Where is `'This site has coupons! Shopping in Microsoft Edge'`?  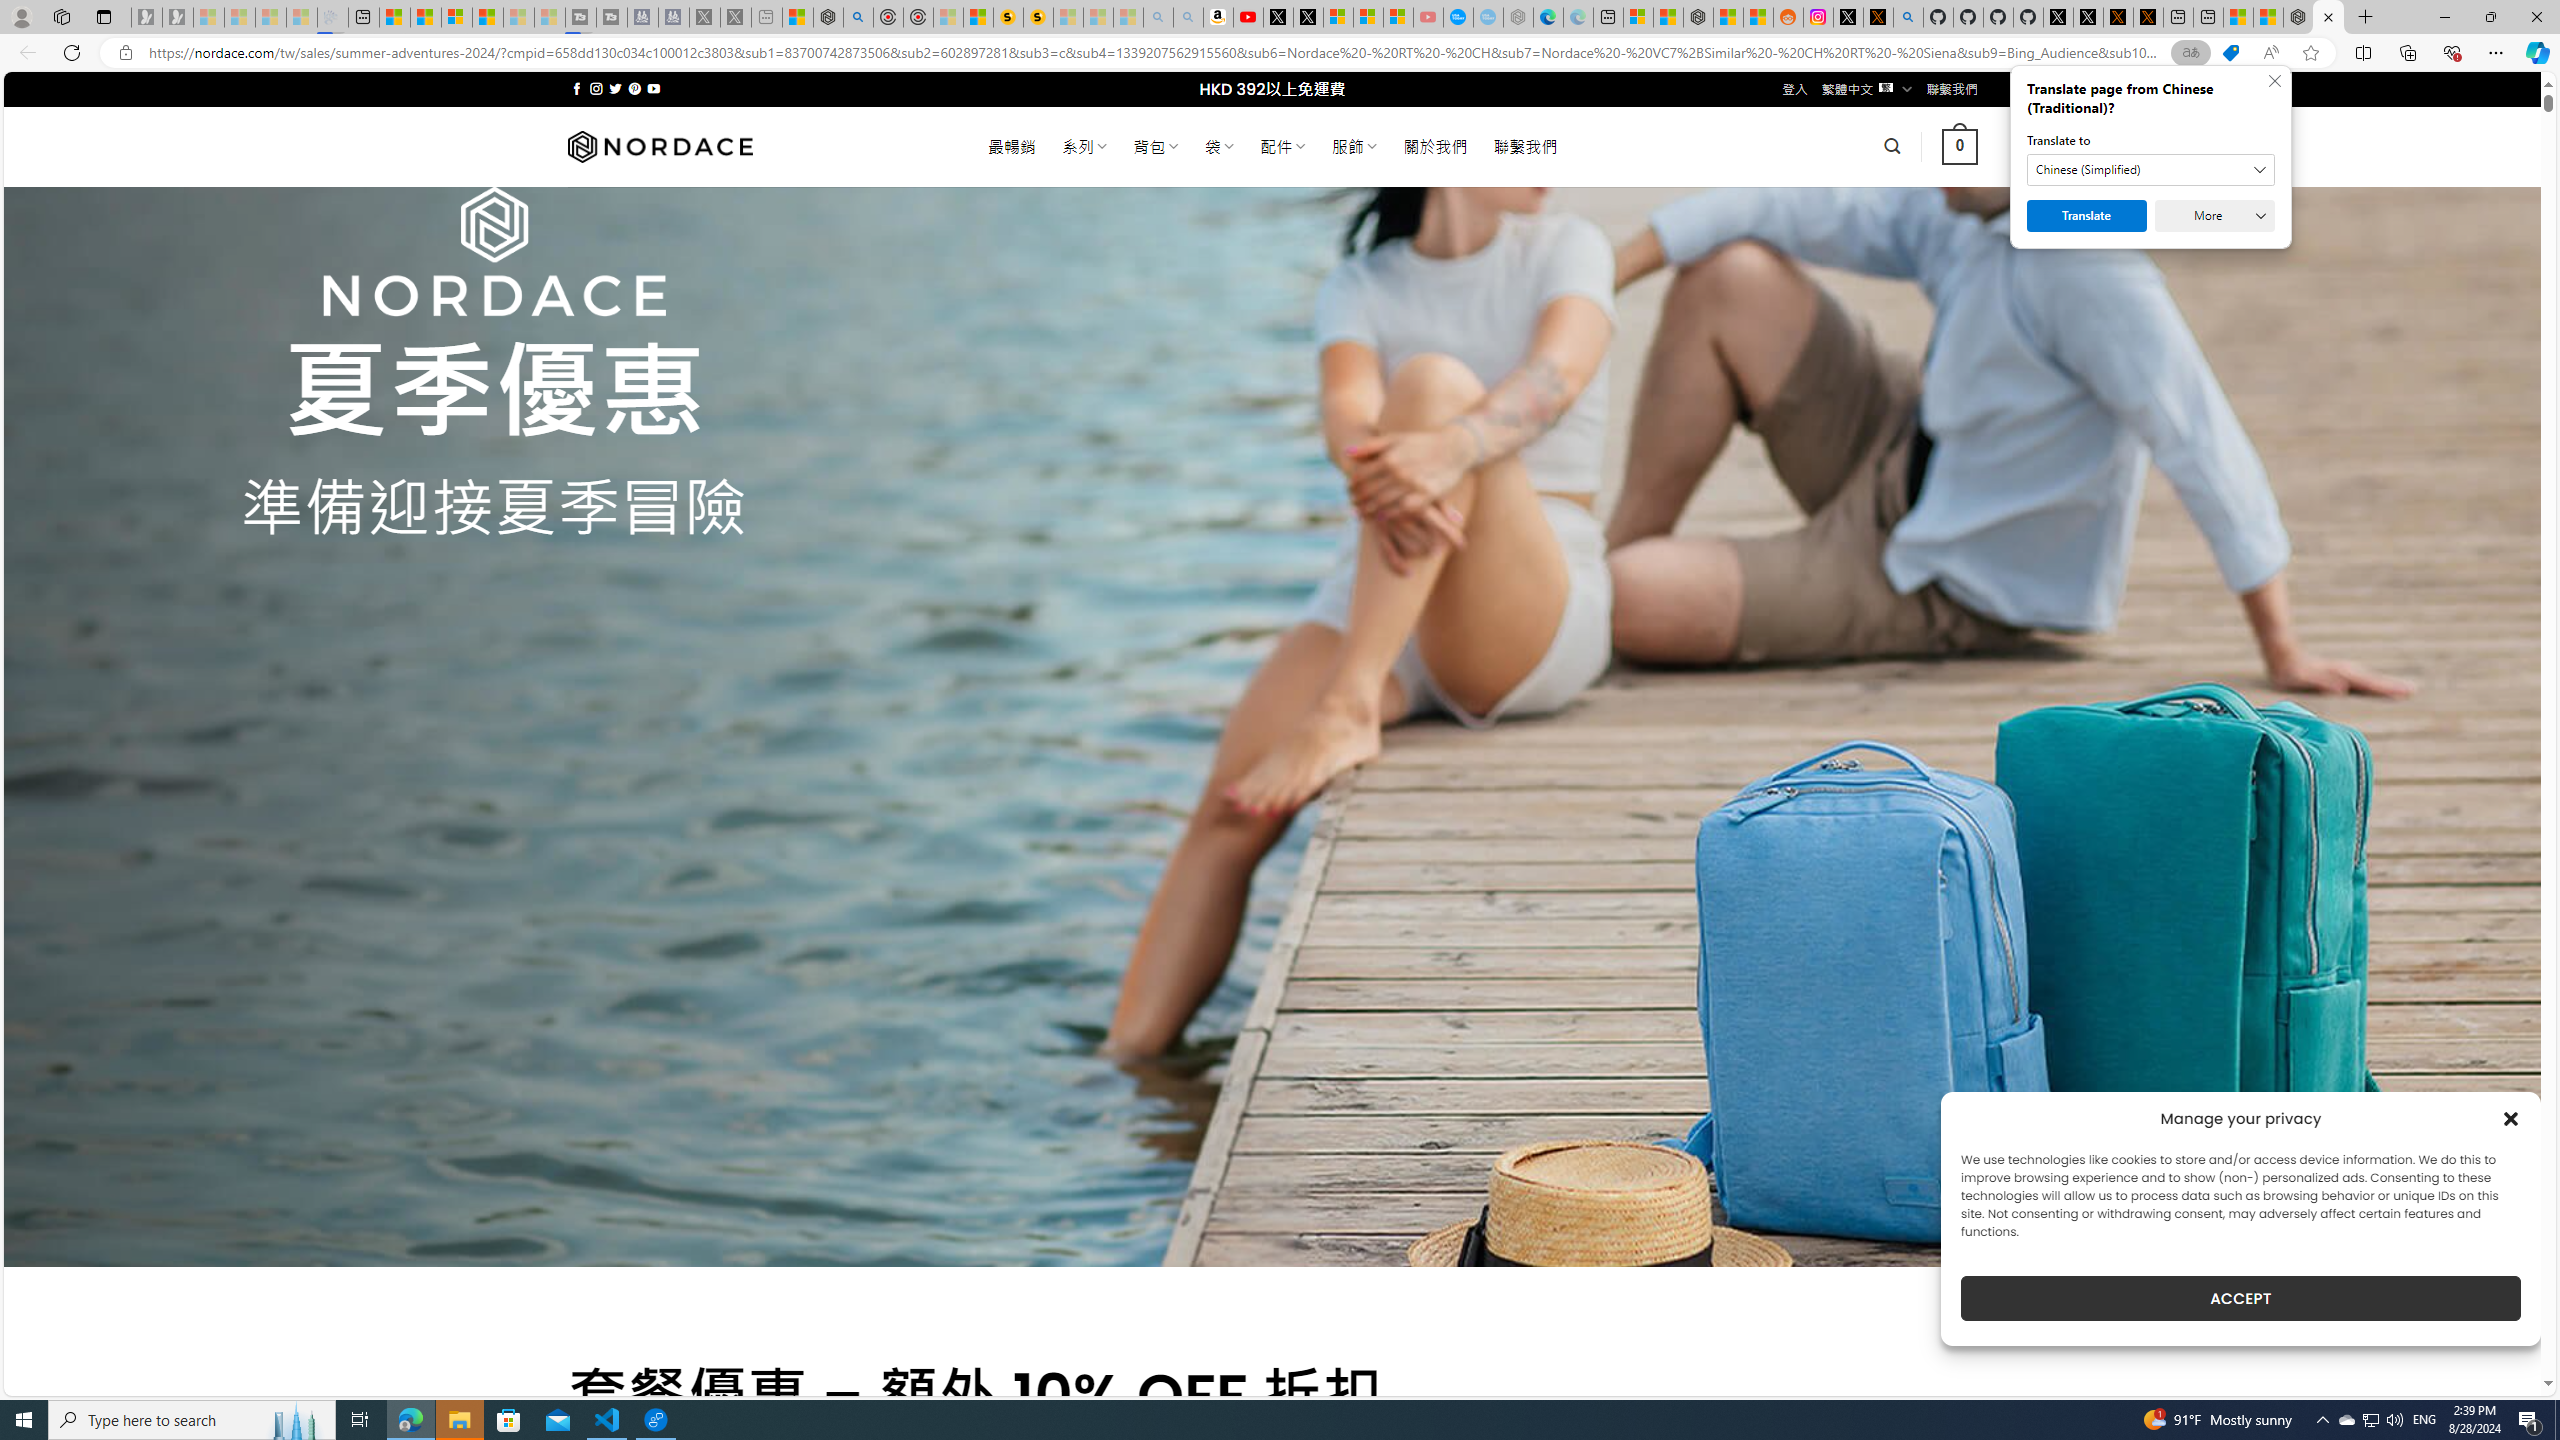
'This site has coupons! Shopping in Microsoft Edge' is located at coordinates (2230, 53).